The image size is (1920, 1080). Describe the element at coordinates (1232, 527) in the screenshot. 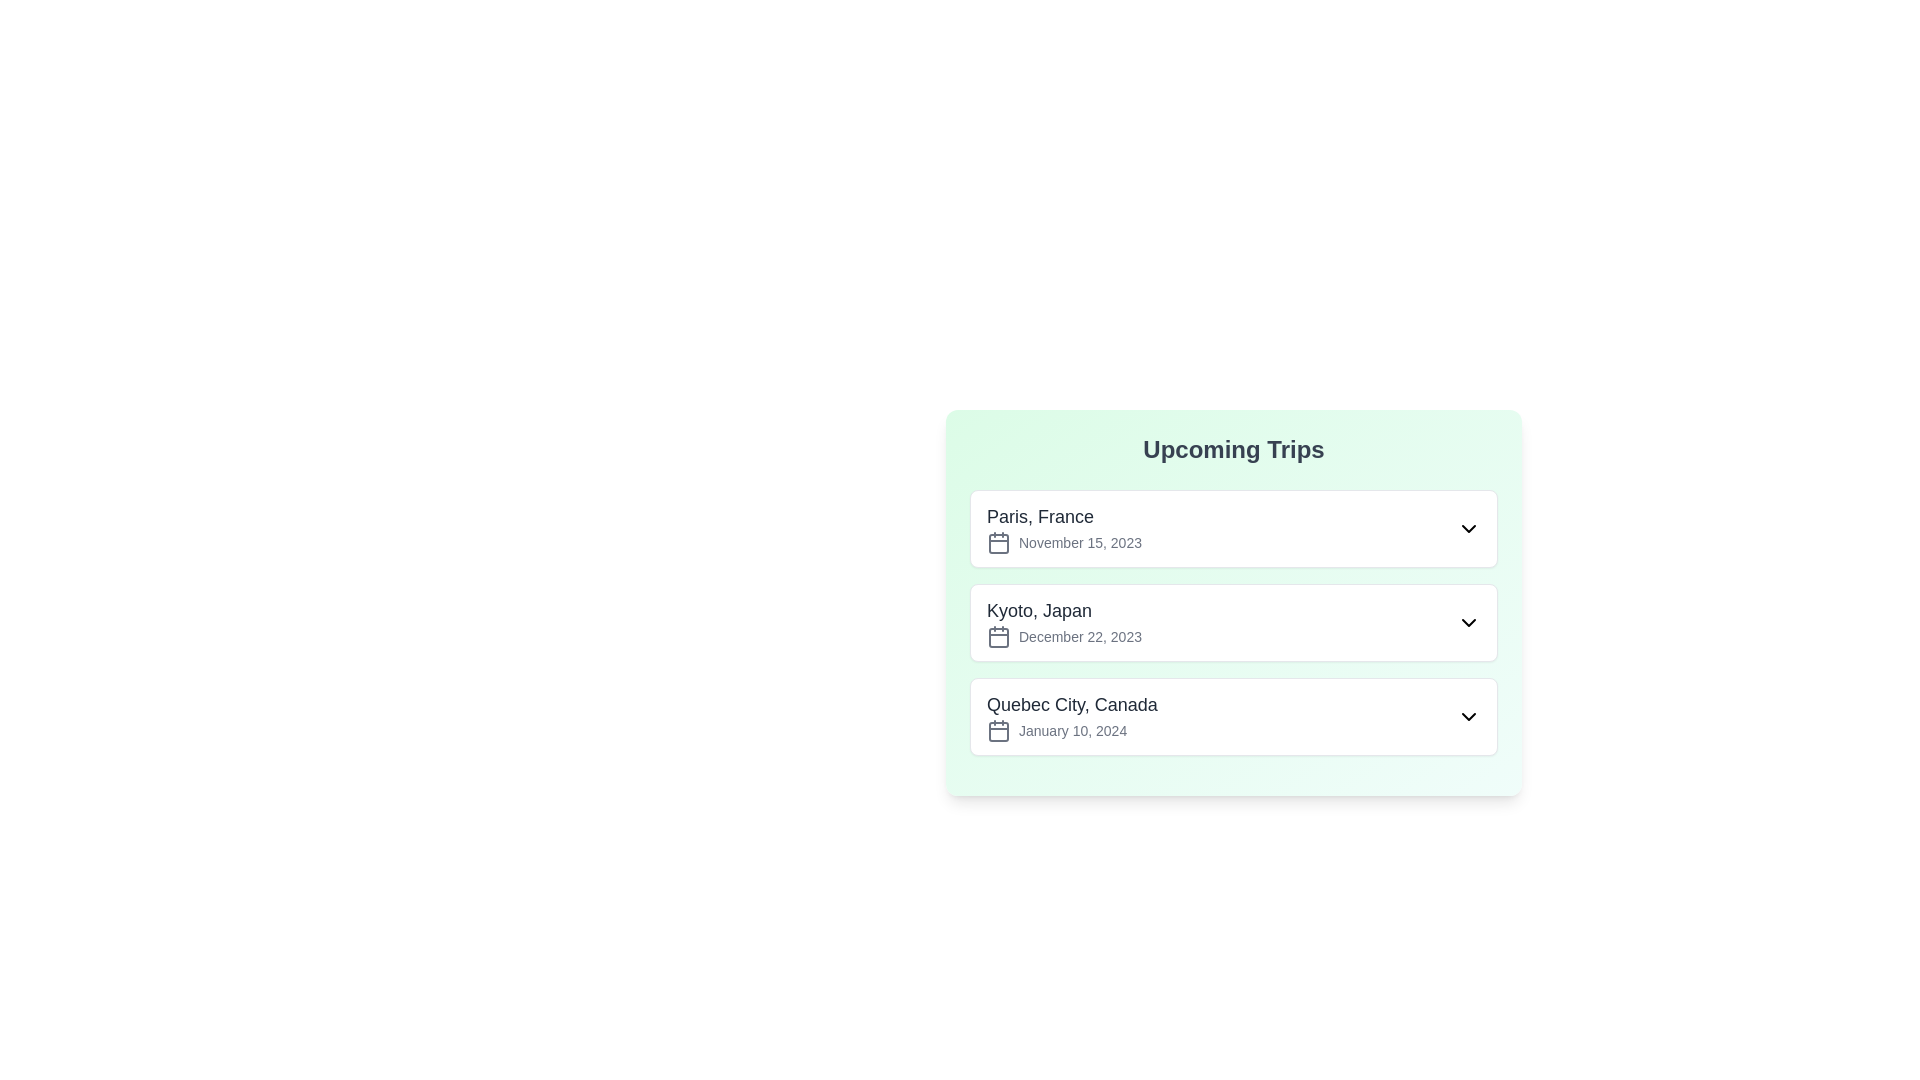

I see `the first item in the 'Upcoming Trips' list, which displays 'Paris, France' and 'November 15, 2023'` at that location.